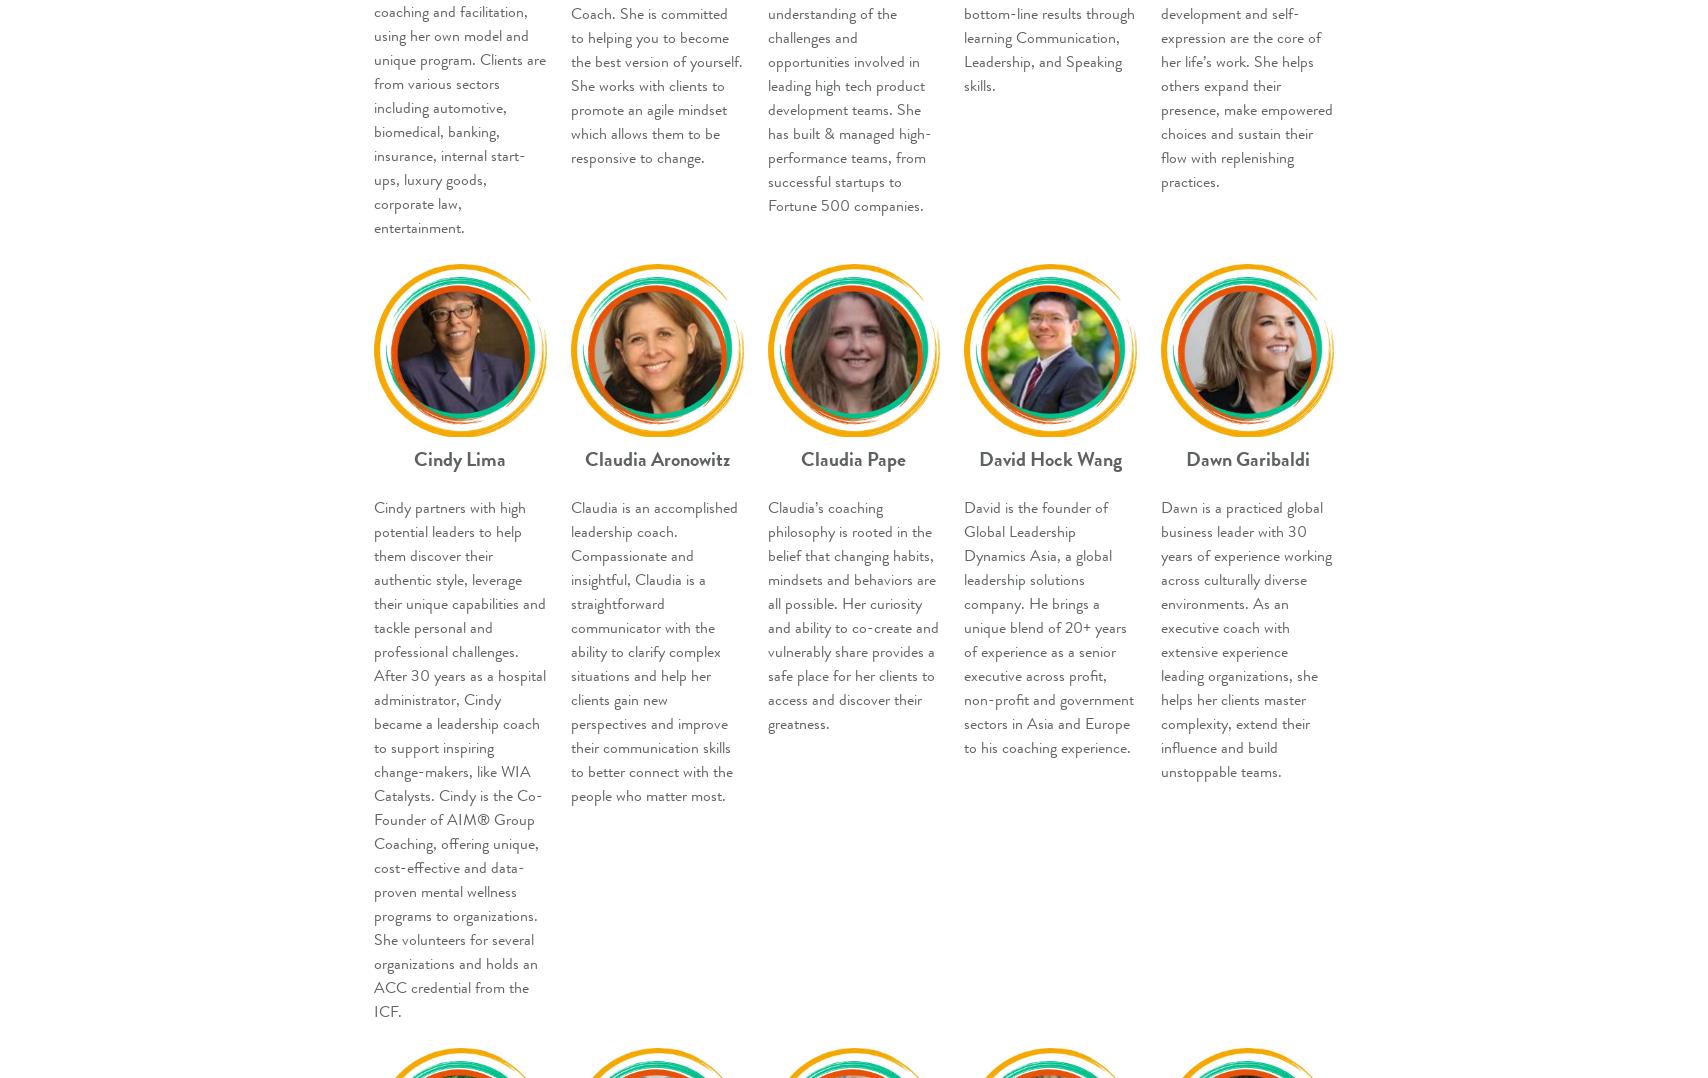 The width and height of the screenshot is (1708, 1078). What do you see at coordinates (1050, 459) in the screenshot?
I see `'David Hock Wang'` at bounding box center [1050, 459].